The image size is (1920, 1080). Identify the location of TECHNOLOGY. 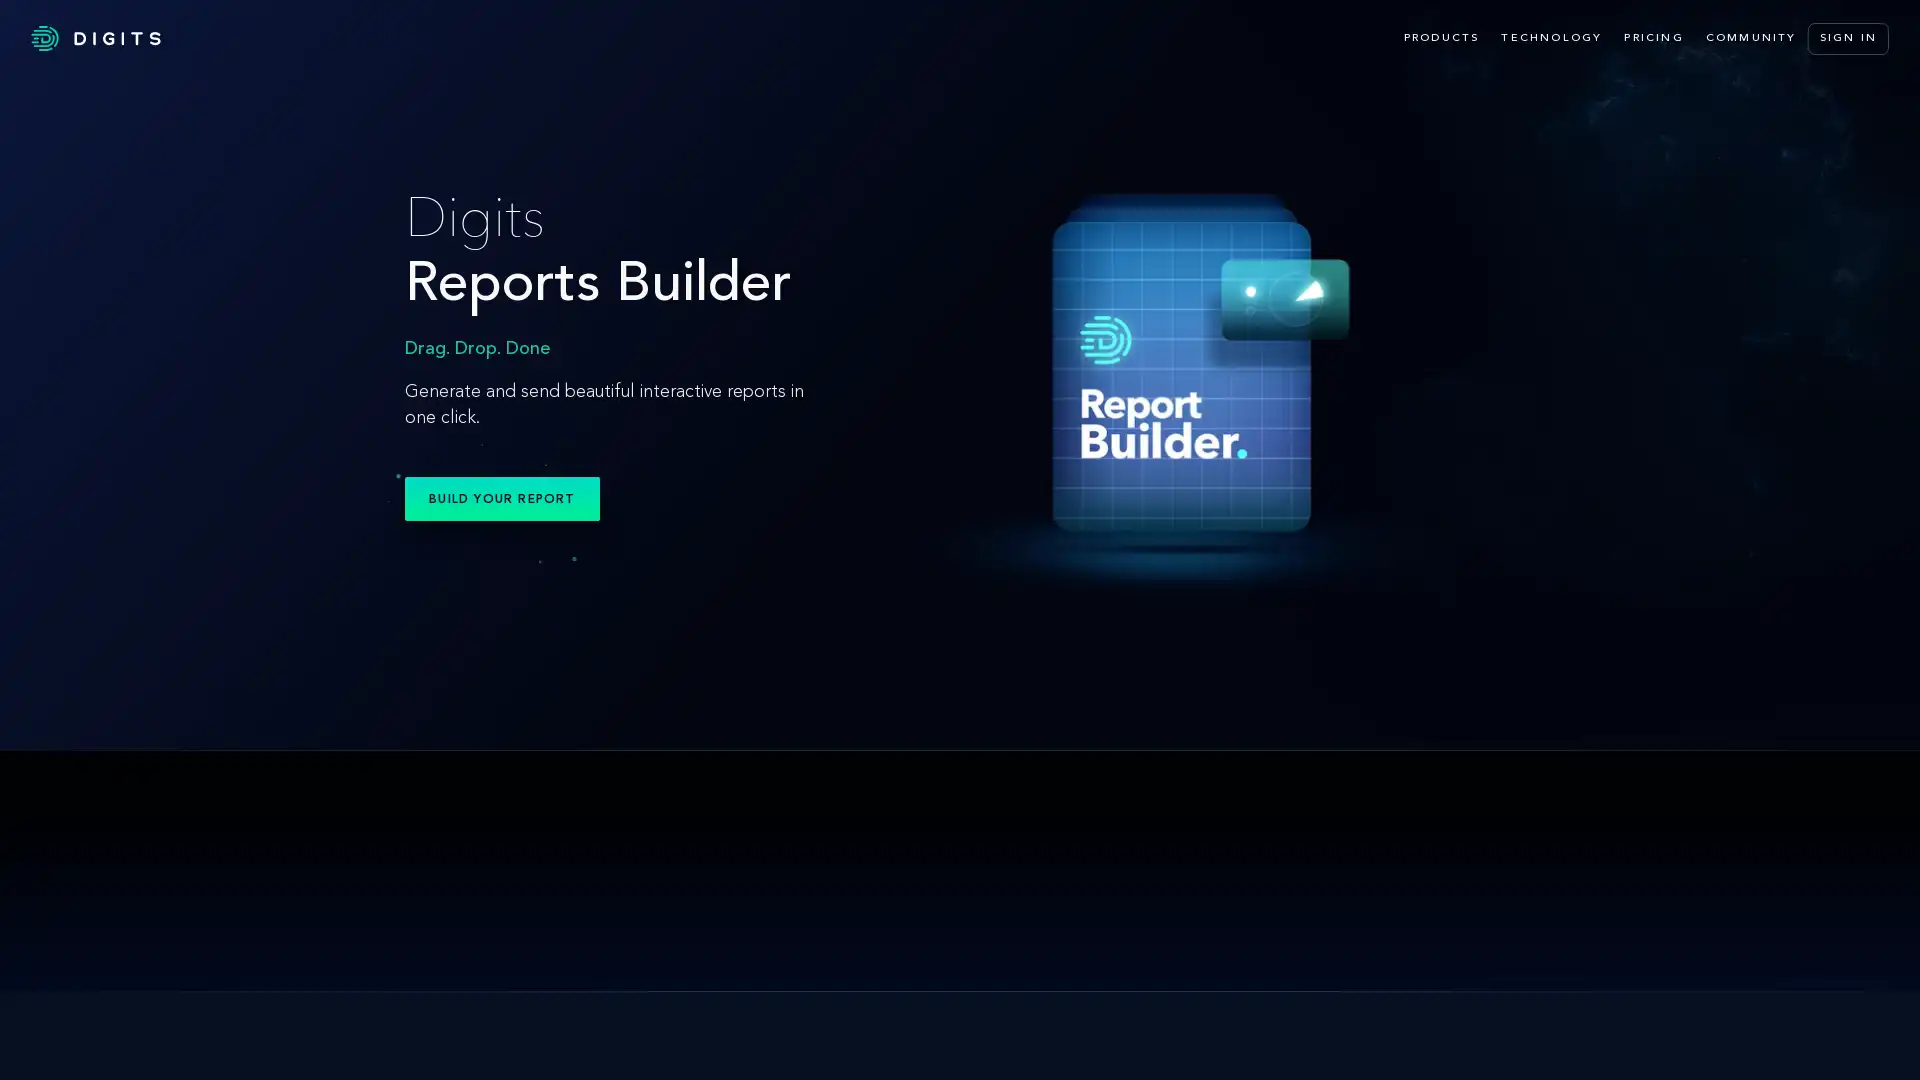
(1550, 38).